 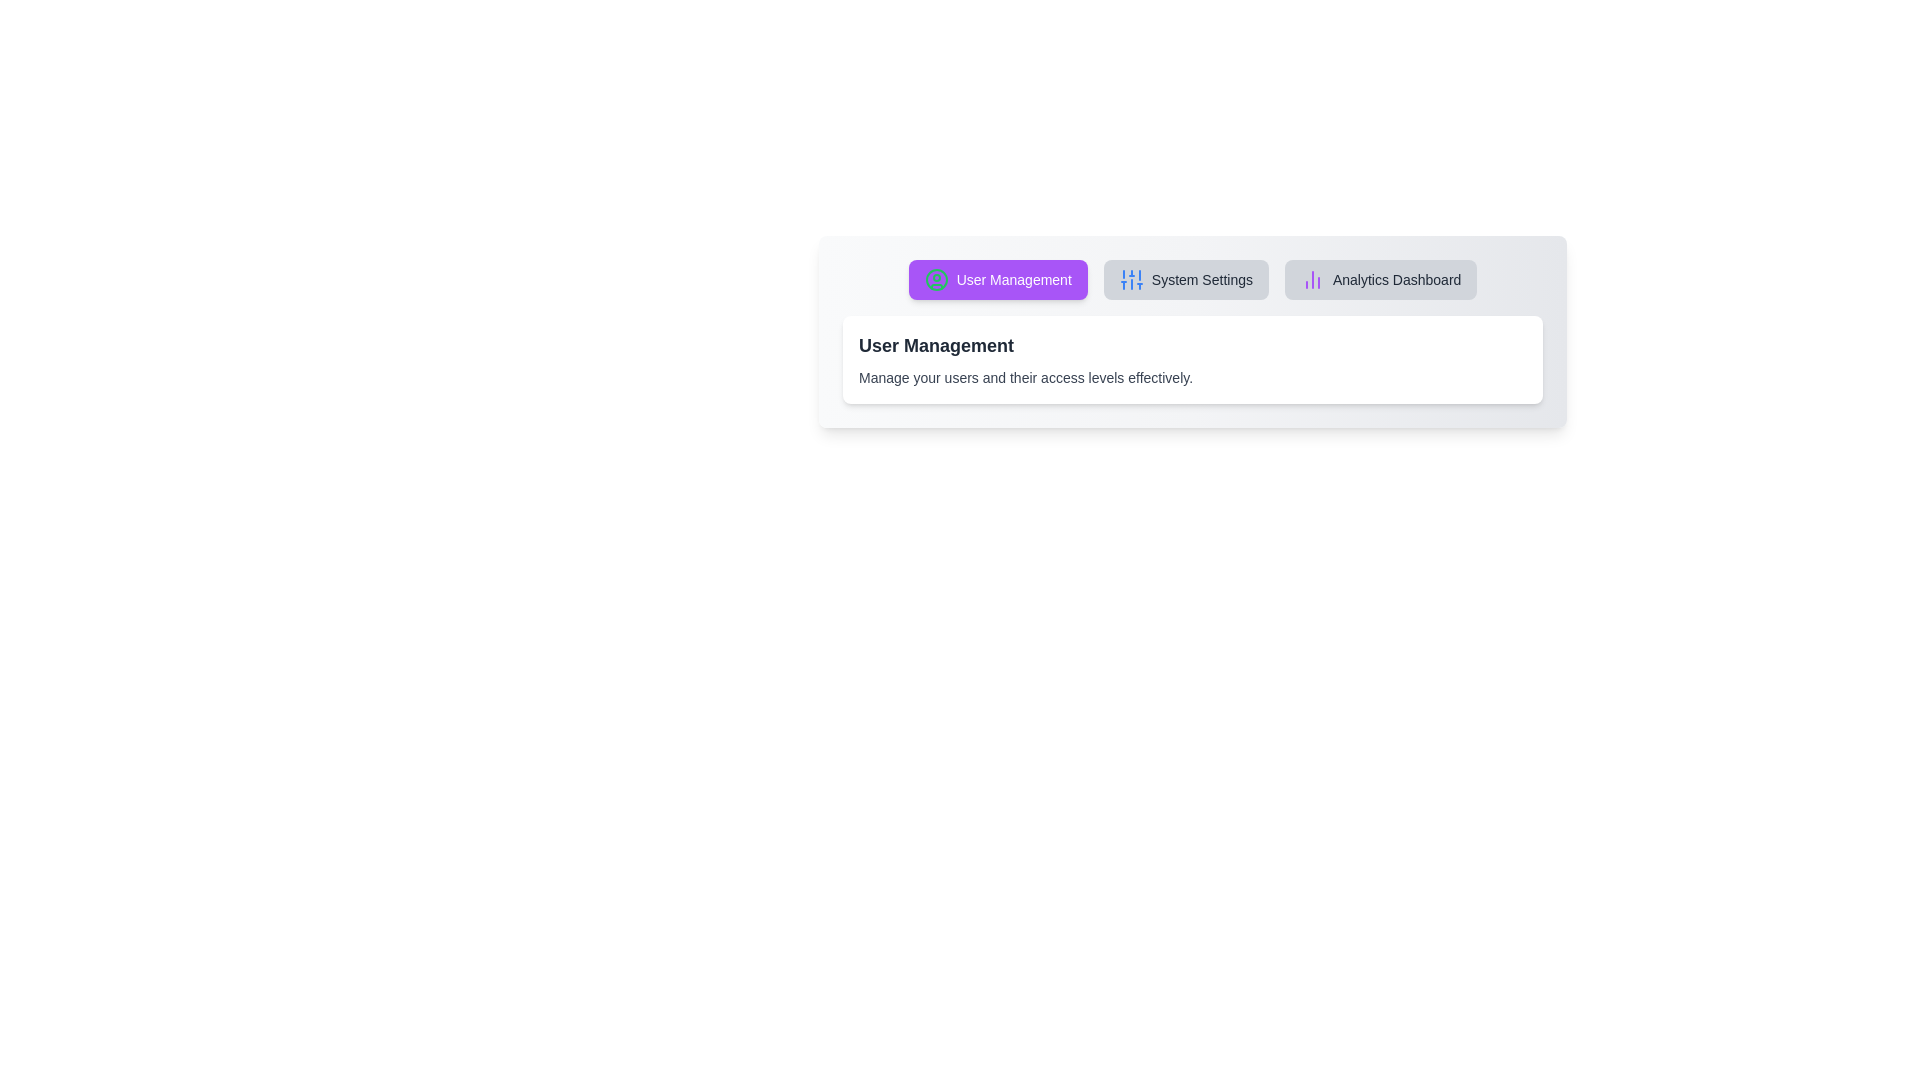 What do you see at coordinates (1186, 280) in the screenshot?
I see `the System Settings tab in the ManagementPortal component` at bounding box center [1186, 280].